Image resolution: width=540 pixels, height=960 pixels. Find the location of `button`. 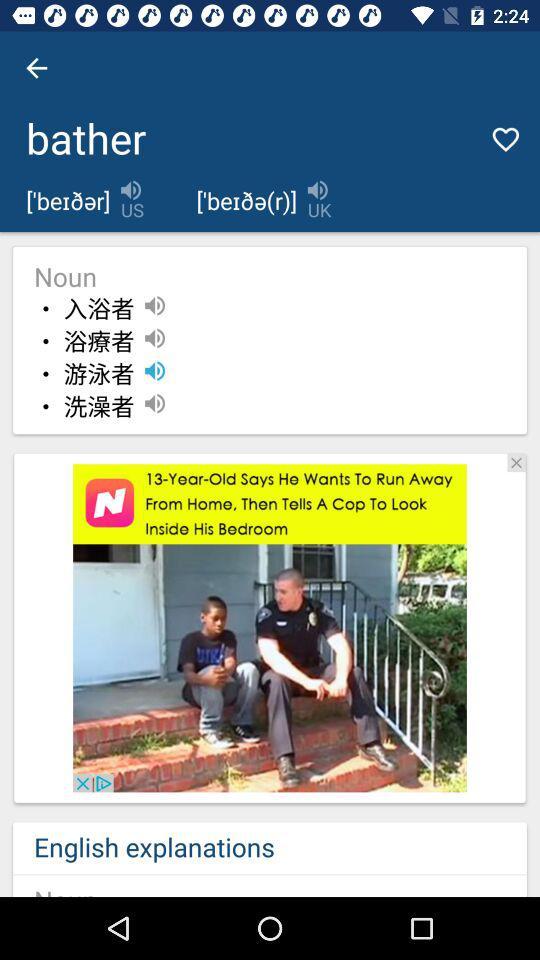

button is located at coordinates (516, 462).